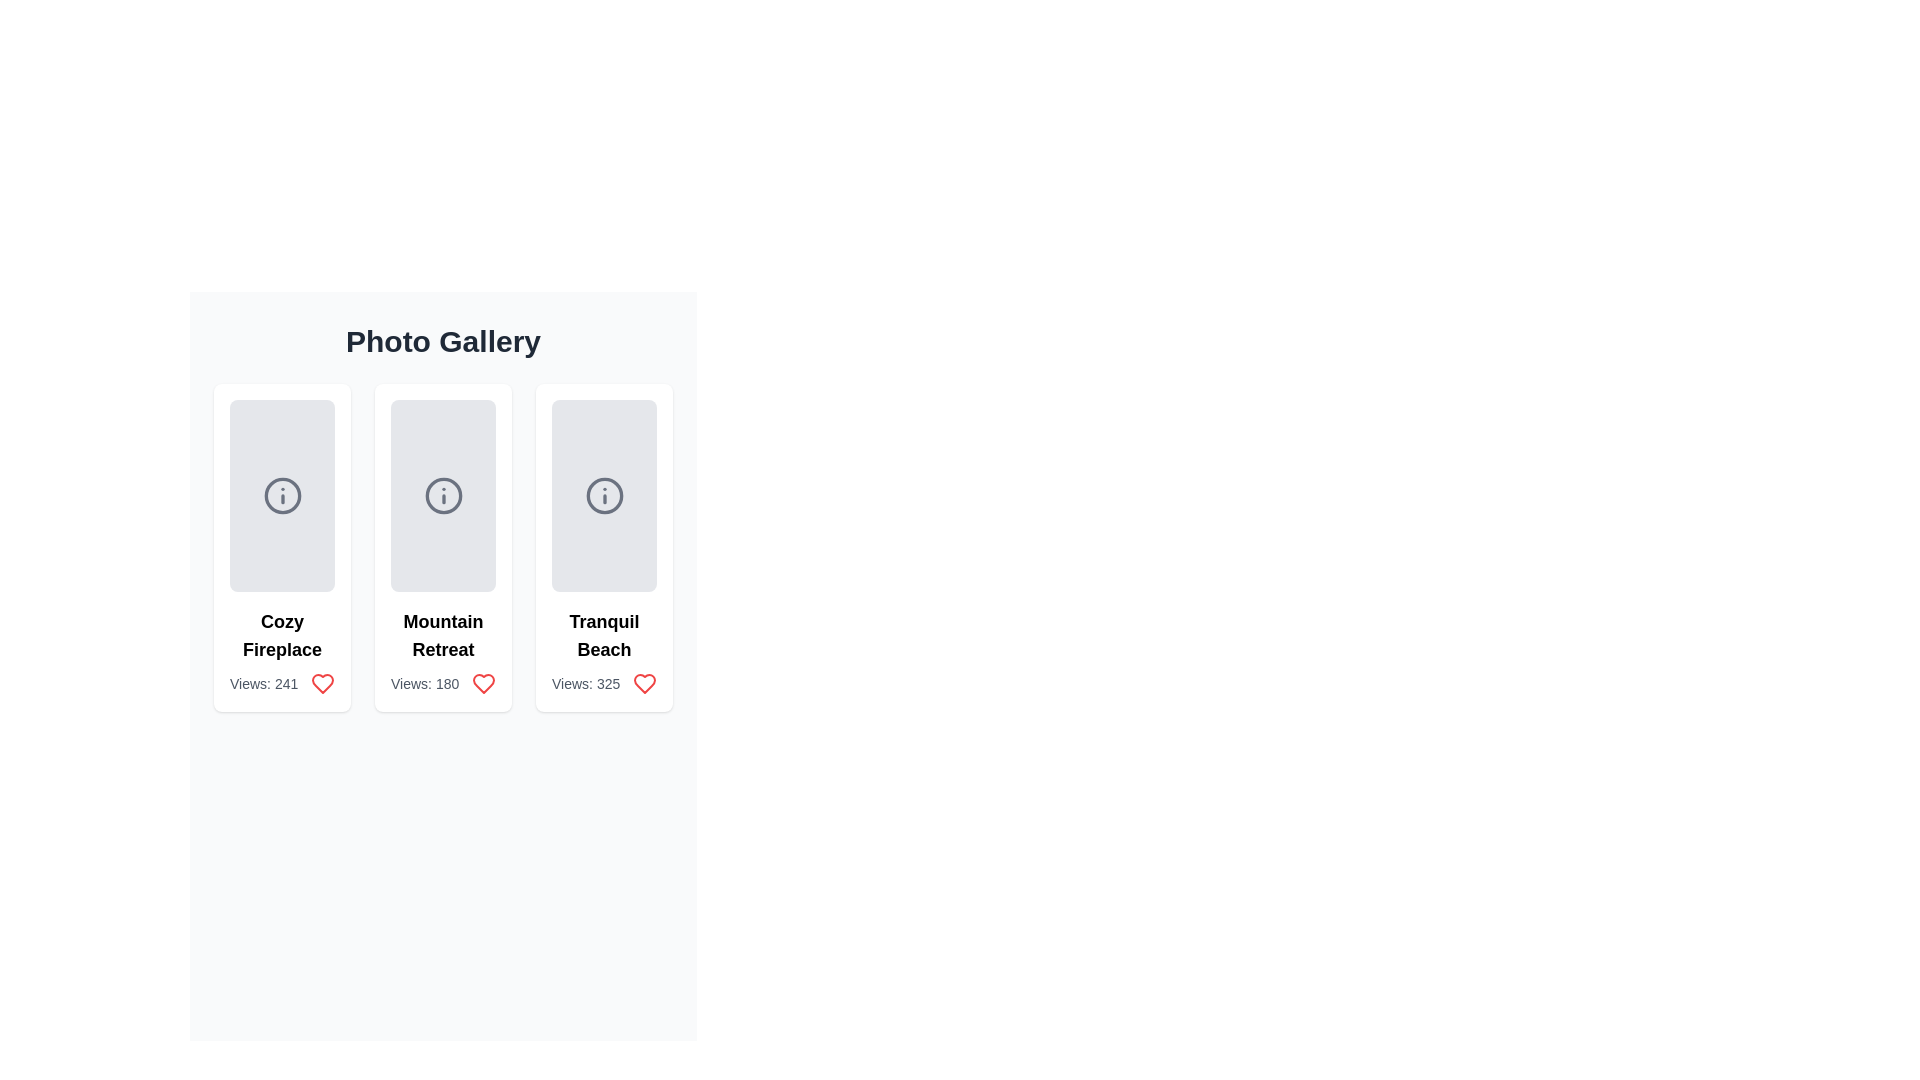 This screenshot has height=1080, width=1920. What do you see at coordinates (281, 495) in the screenshot?
I see `the SVG Circle element located inside the leftmost card in a grid of three, positioned above the text 'Cozy Fireplace'` at bounding box center [281, 495].